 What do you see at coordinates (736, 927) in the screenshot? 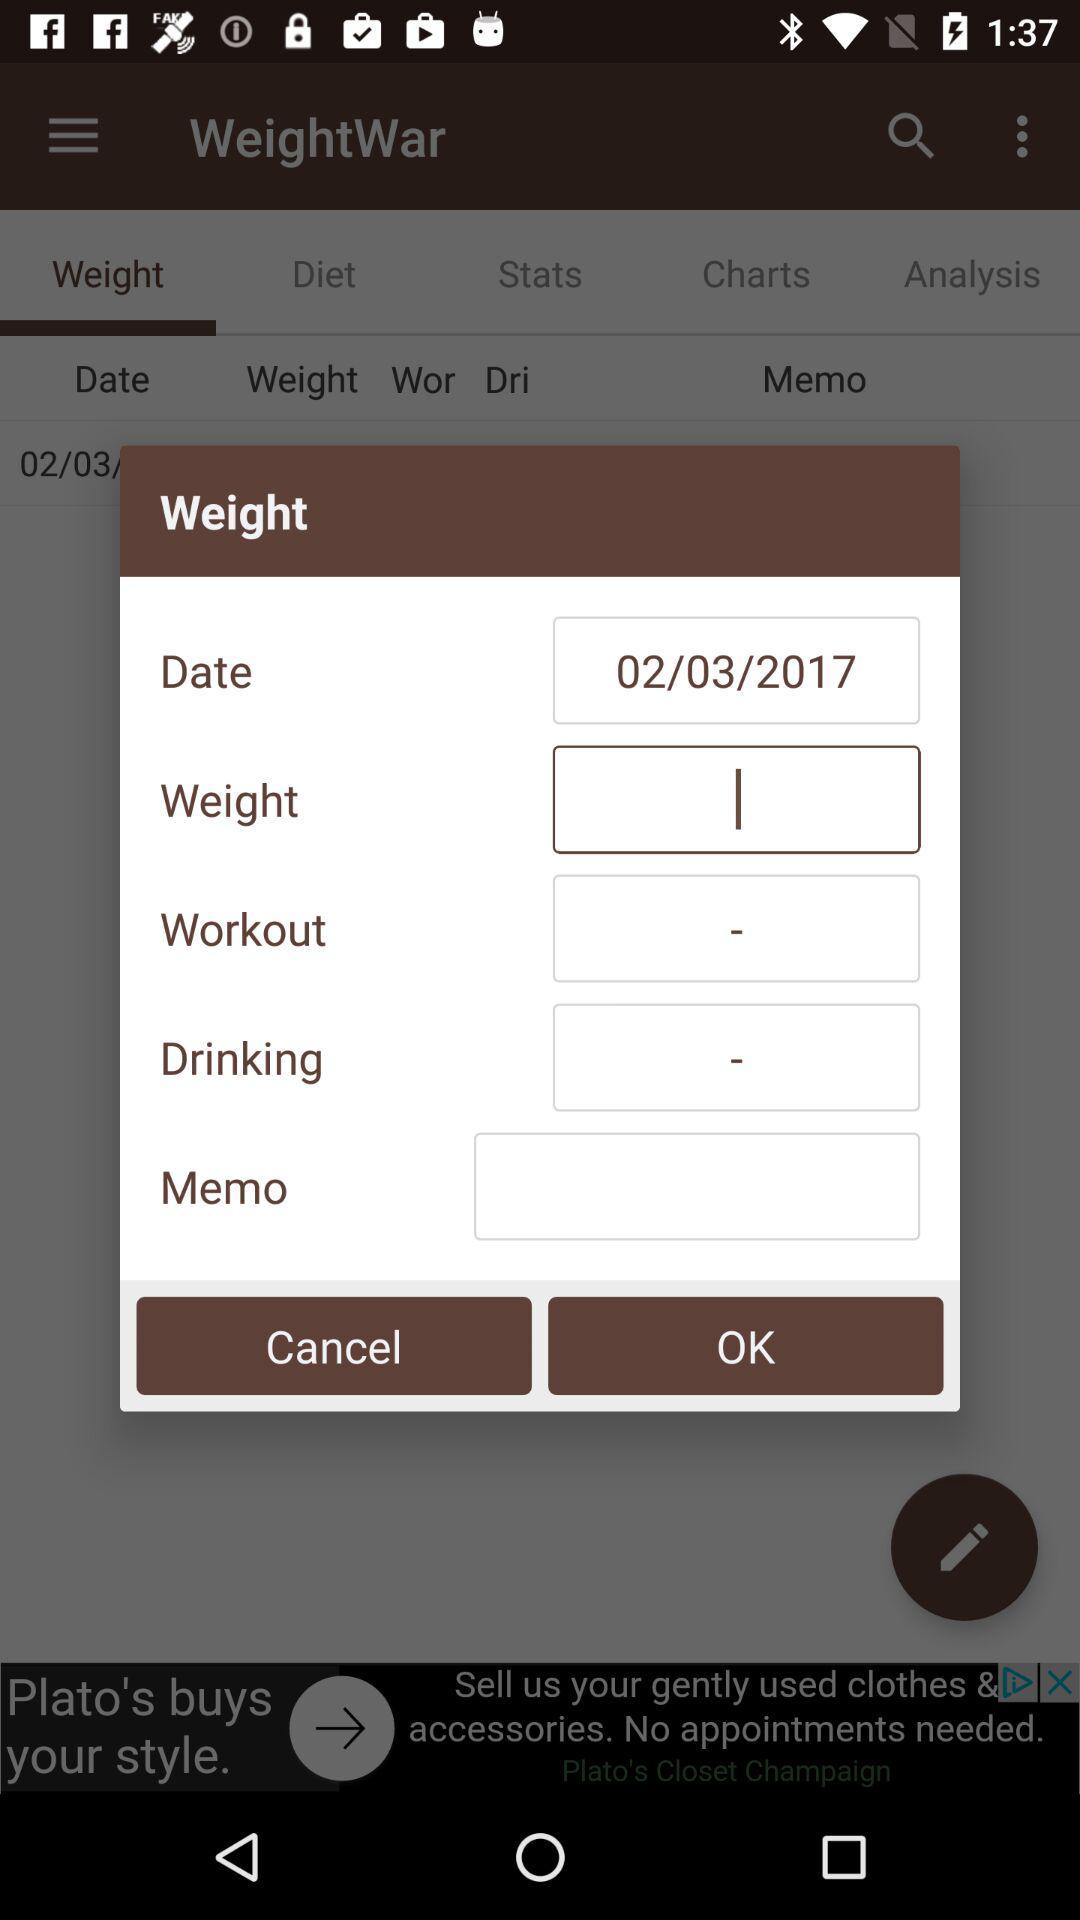
I see `item to the right of workout icon` at bounding box center [736, 927].